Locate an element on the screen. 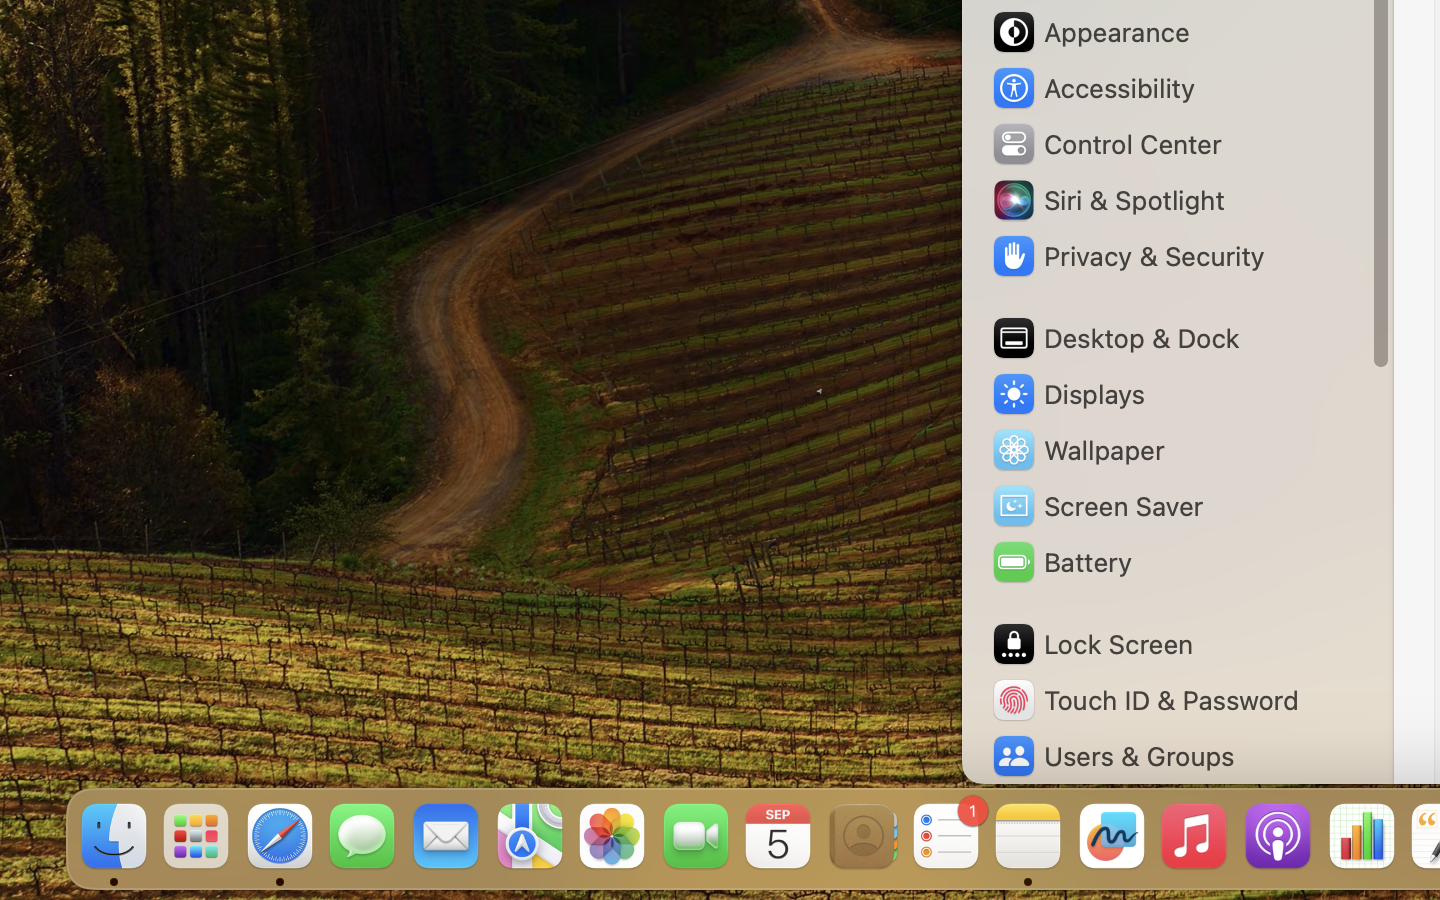 The image size is (1440, 900). 'Touch ID & Password' is located at coordinates (1144, 699).